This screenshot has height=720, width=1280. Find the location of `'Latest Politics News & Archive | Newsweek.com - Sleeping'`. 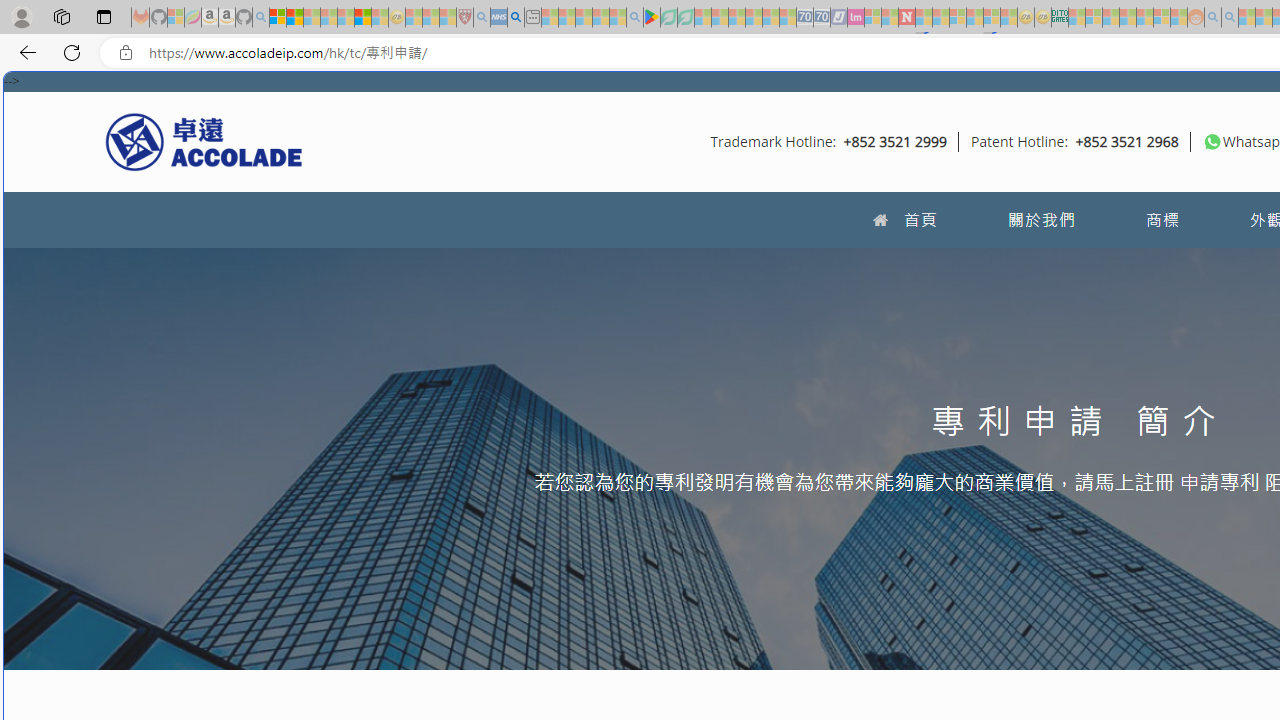

'Latest Politics News & Archive | Newsweek.com - Sleeping' is located at coordinates (905, 17).